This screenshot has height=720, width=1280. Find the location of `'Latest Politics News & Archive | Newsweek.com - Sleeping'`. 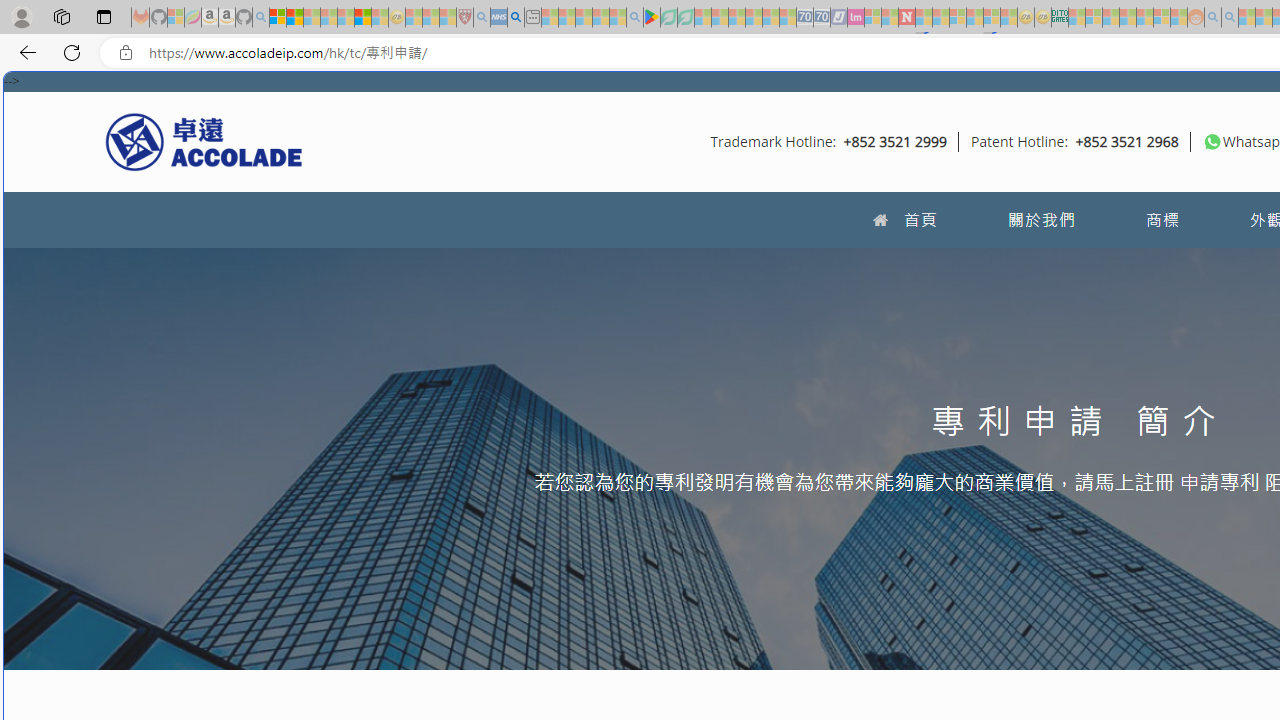

'Latest Politics News & Archive | Newsweek.com - Sleeping' is located at coordinates (905, 17).